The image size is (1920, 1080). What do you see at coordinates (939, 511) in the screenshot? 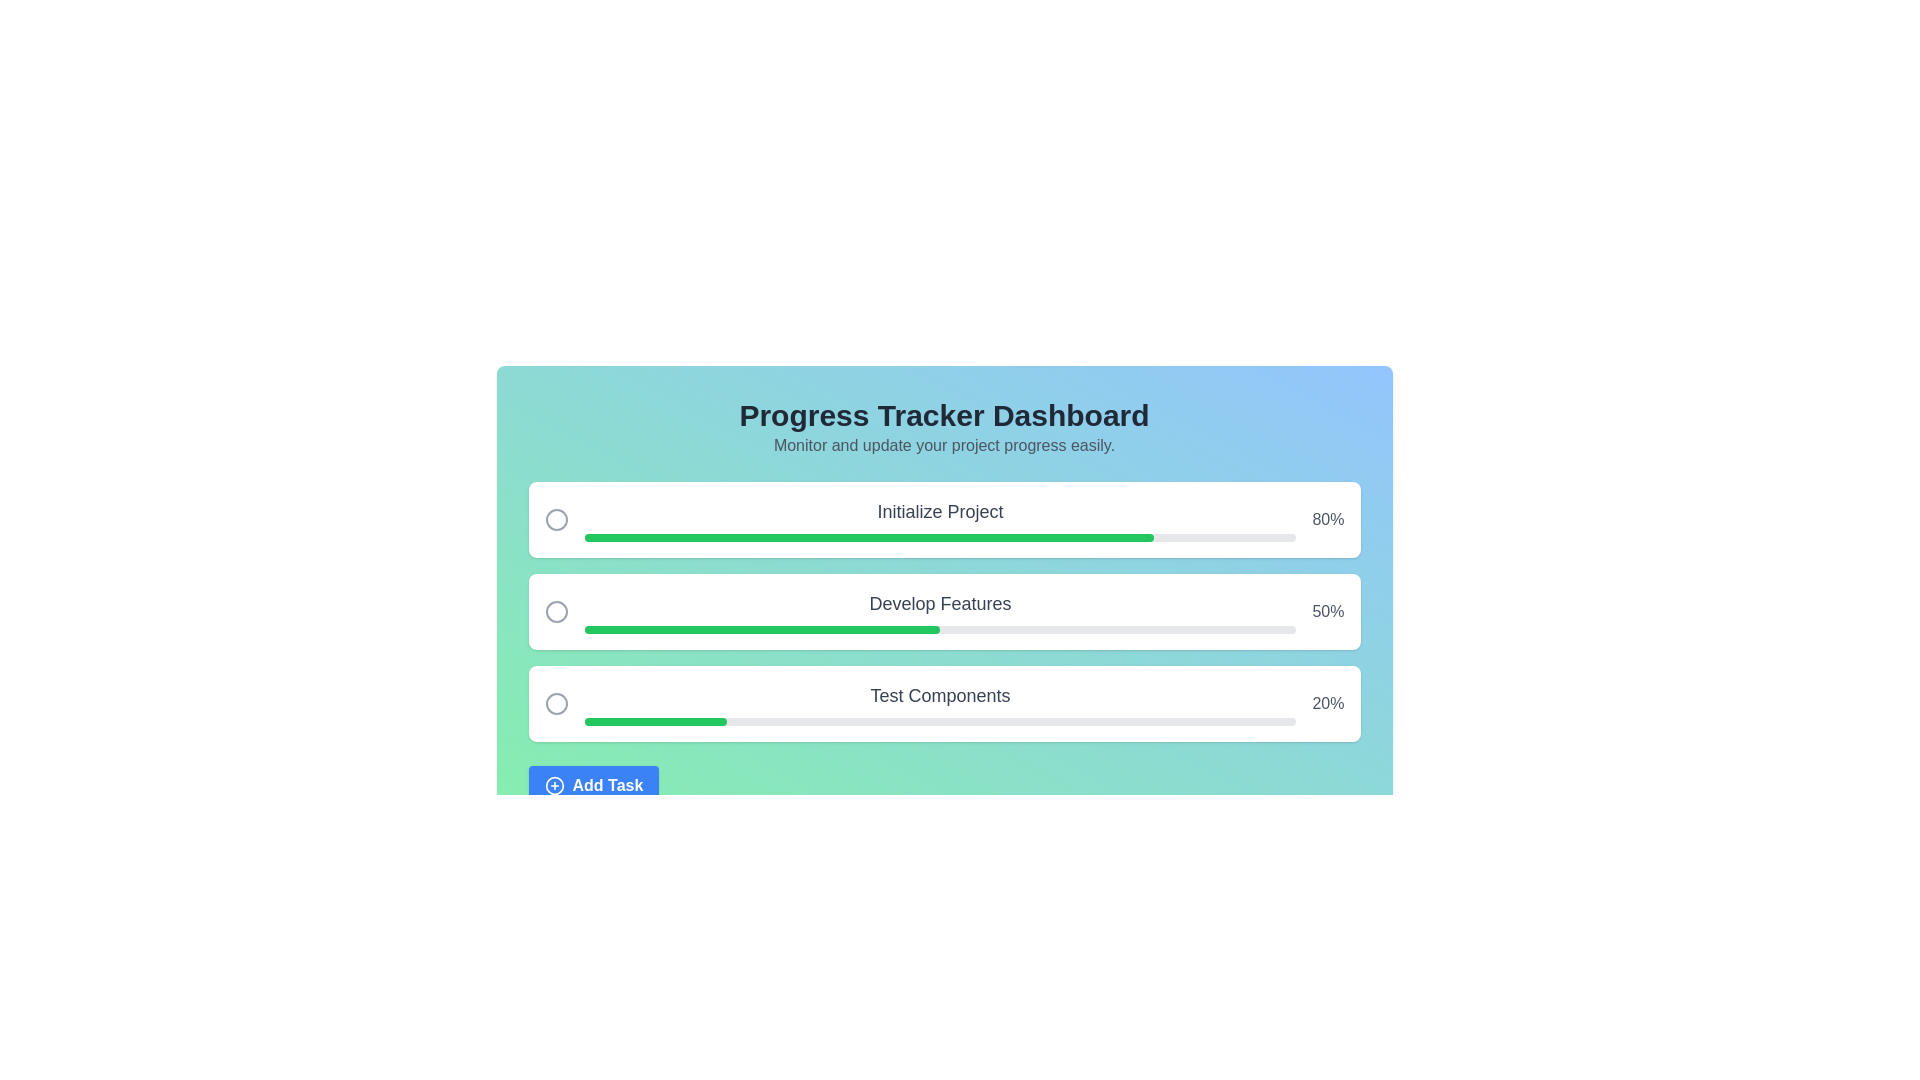
I see `the first text label for the project initialization task, which serves as a title above the progress bar` at bounding box center [939, 511].